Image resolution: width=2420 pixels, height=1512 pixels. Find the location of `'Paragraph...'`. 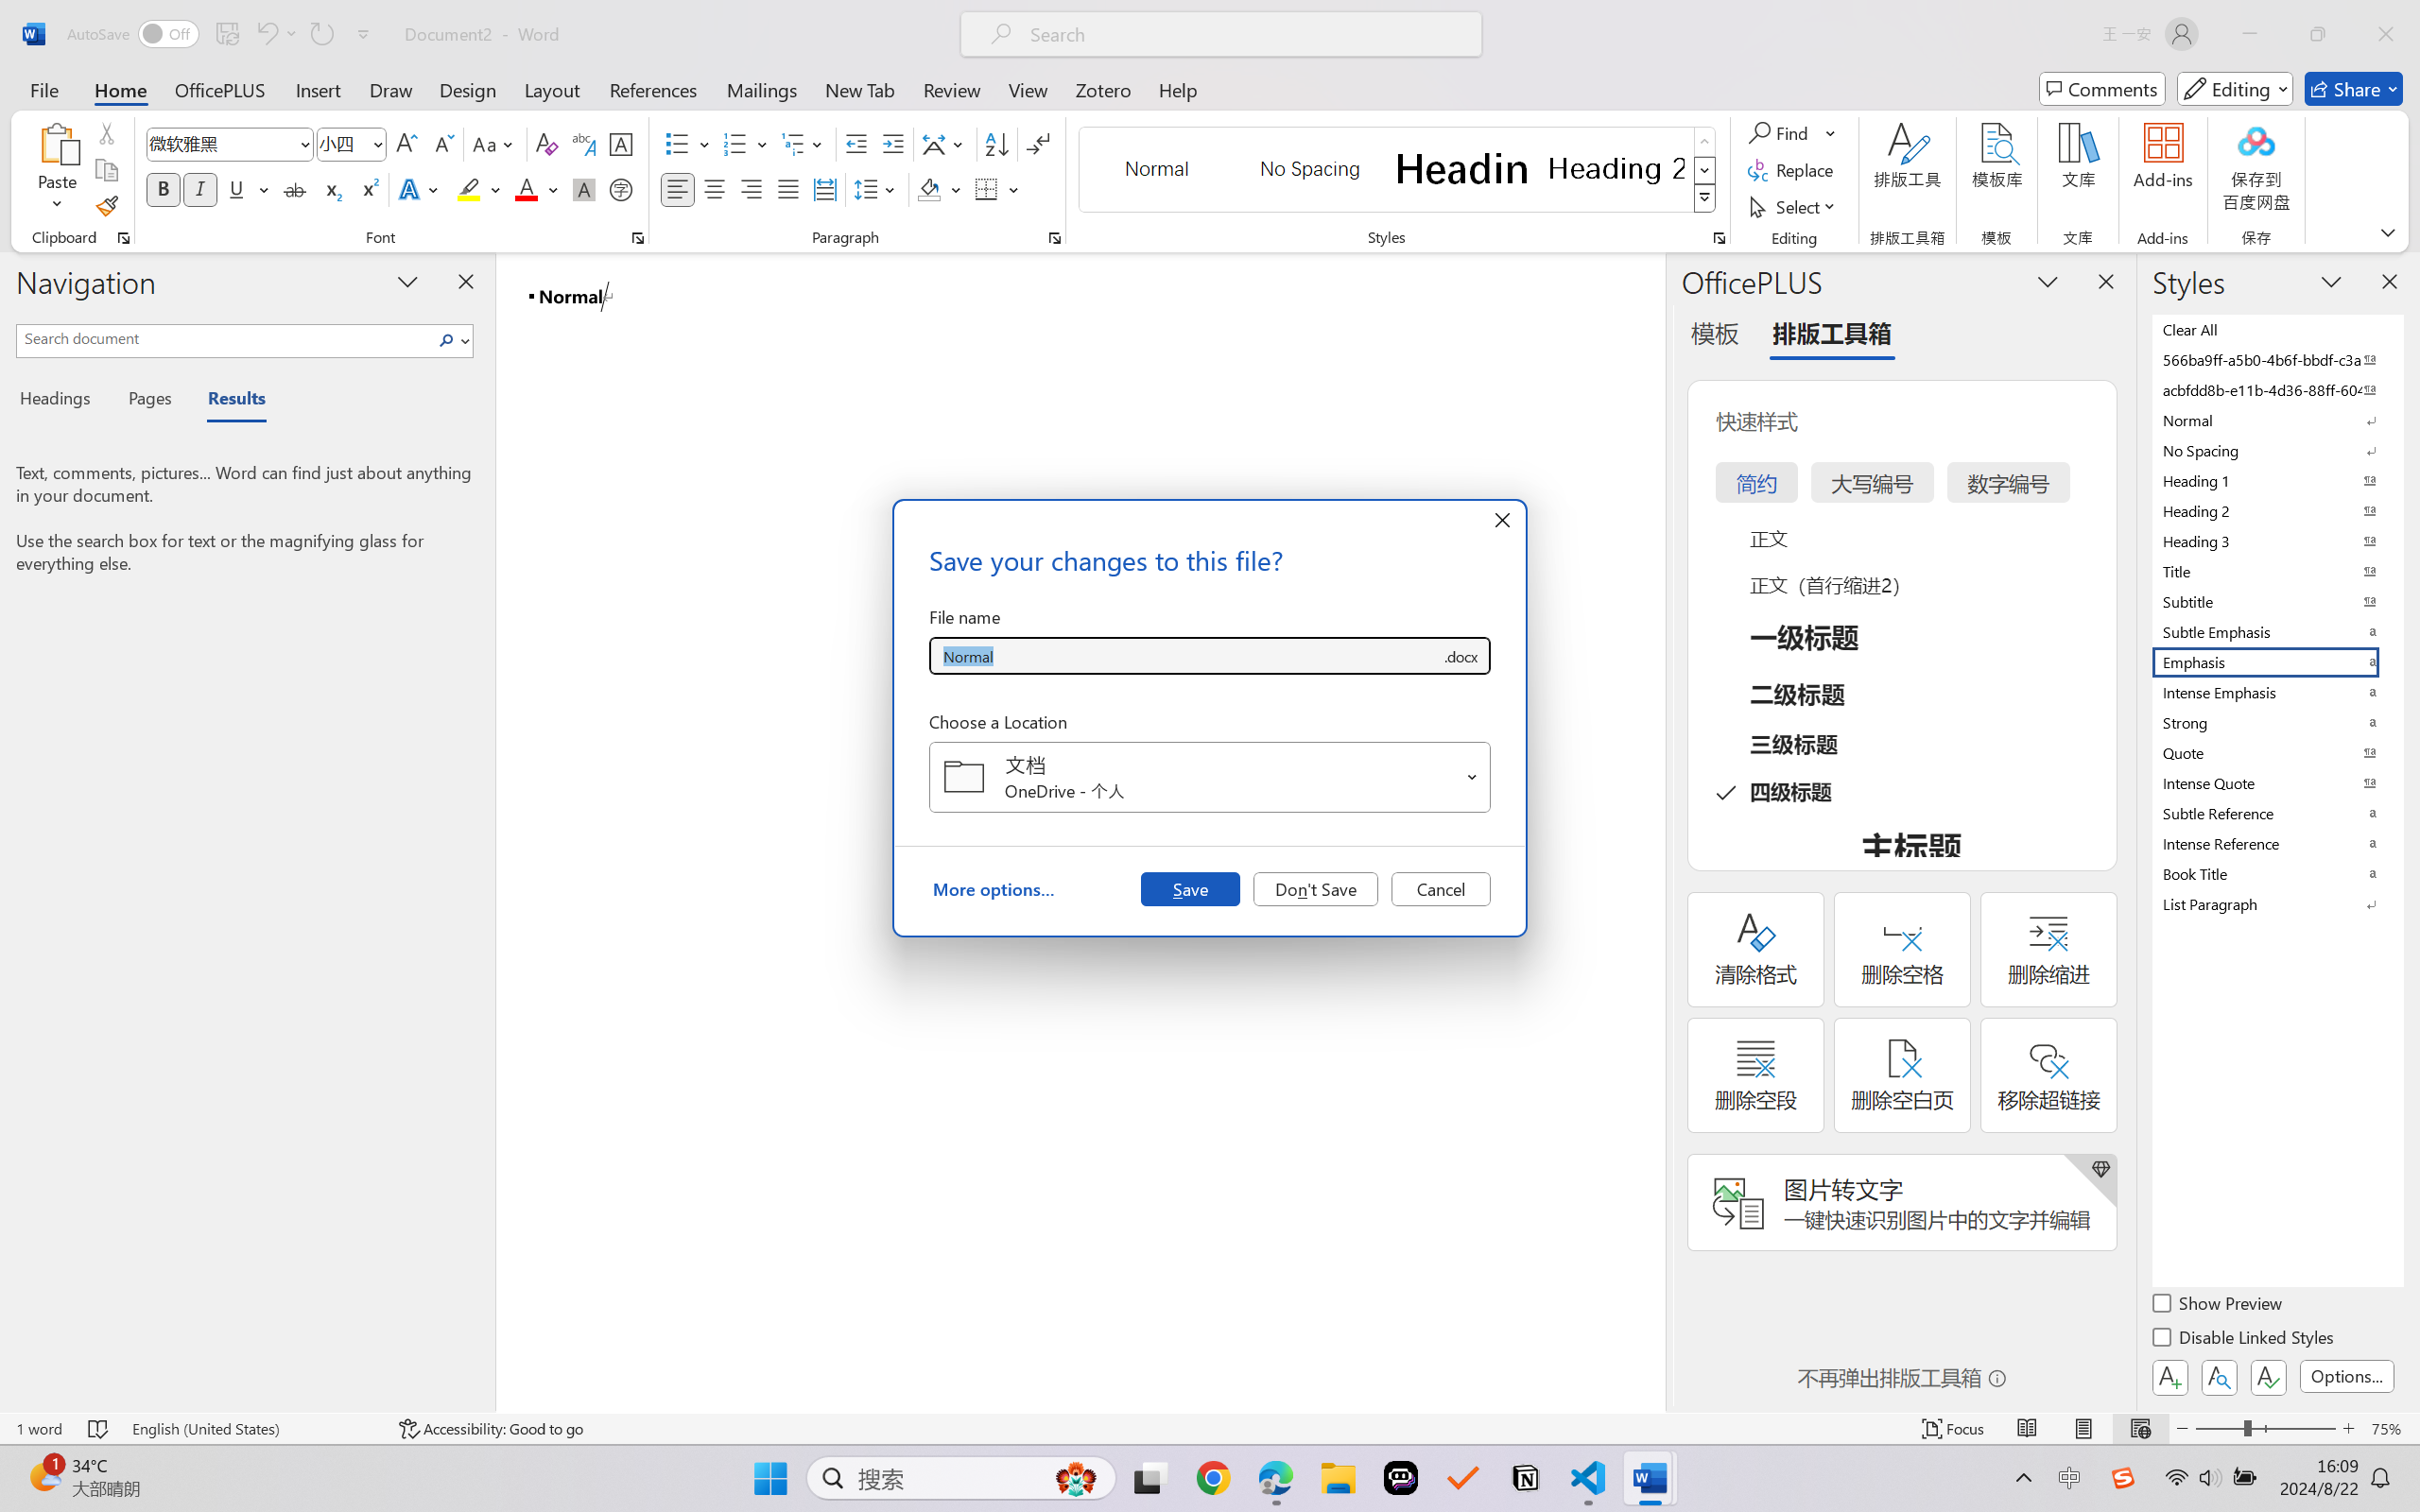

'Paragraph...' is located at coordinates (1054, 237).